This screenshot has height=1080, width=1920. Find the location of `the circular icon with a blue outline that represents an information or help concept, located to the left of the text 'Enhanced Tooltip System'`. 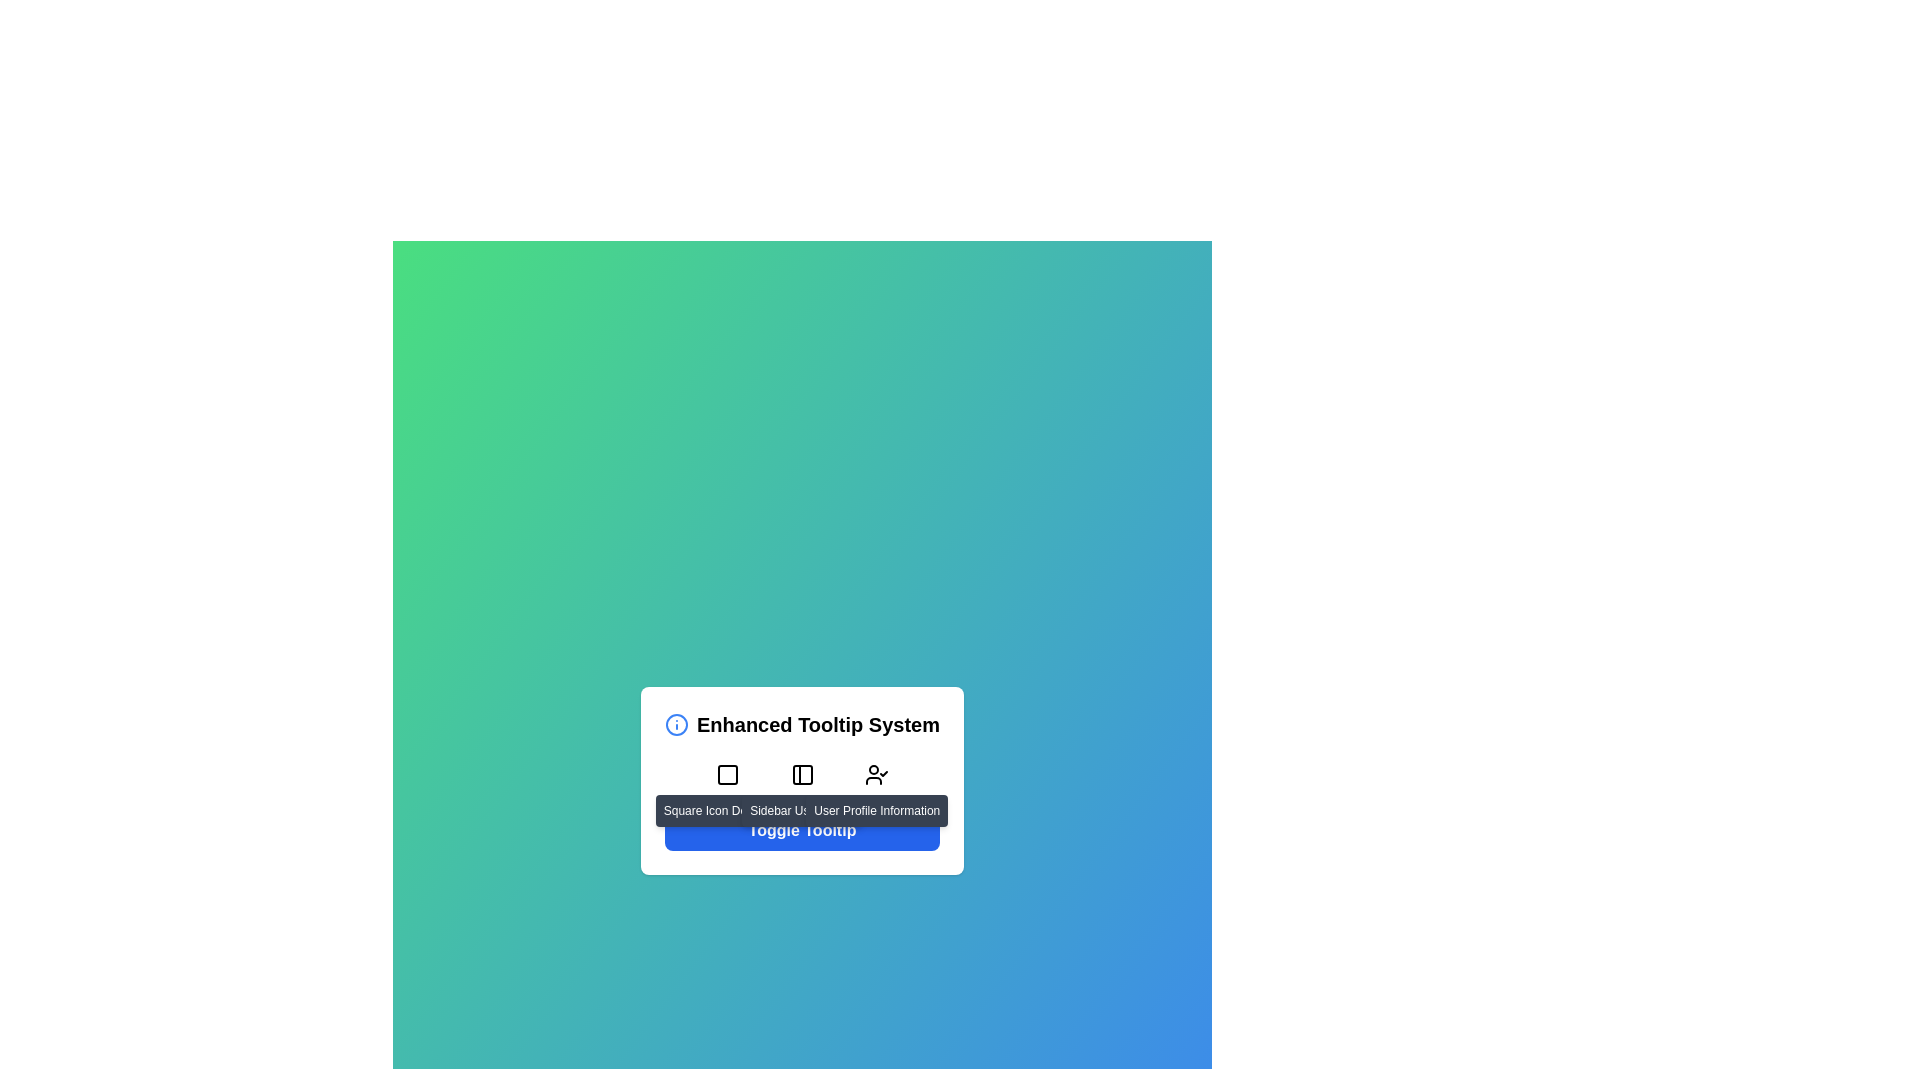

the circular icon with a blue outline that represents an information or help concept, located to the left of the text 'Enhanced Tooltip System' is located at coordinates (676, 725).